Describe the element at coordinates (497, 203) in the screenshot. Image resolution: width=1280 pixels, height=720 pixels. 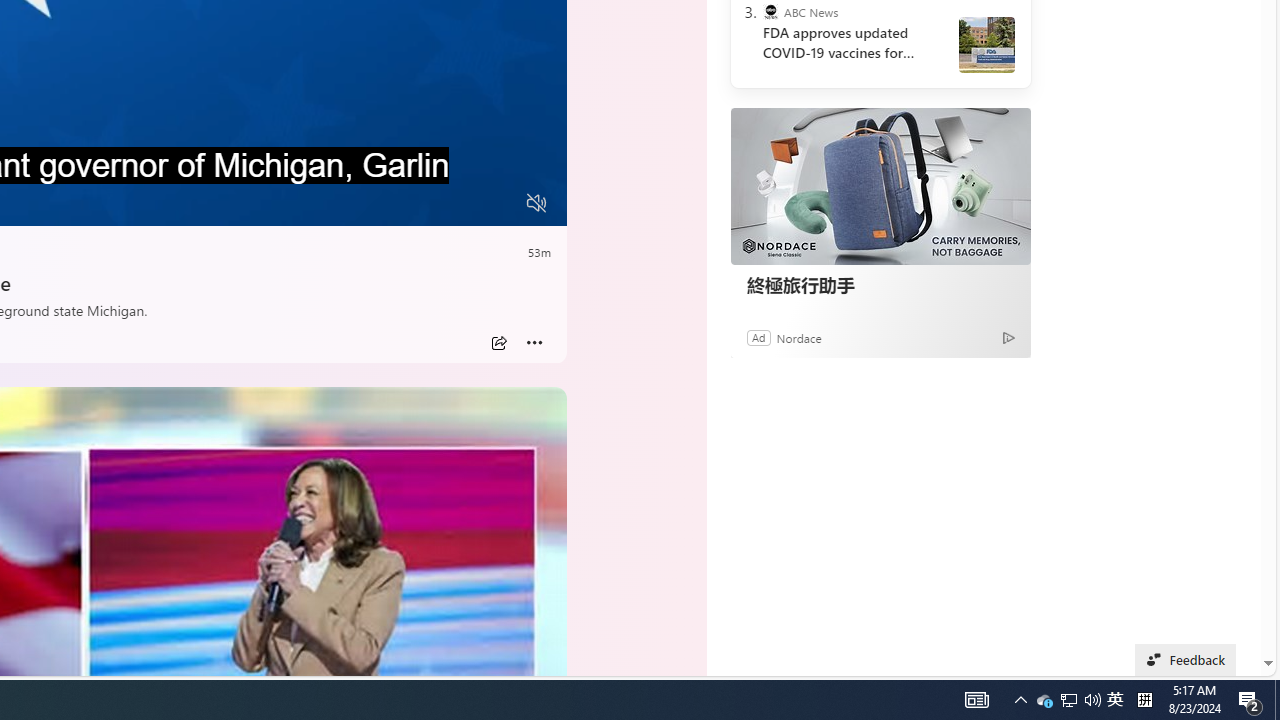
I see `'Fullscreen'` at that location.